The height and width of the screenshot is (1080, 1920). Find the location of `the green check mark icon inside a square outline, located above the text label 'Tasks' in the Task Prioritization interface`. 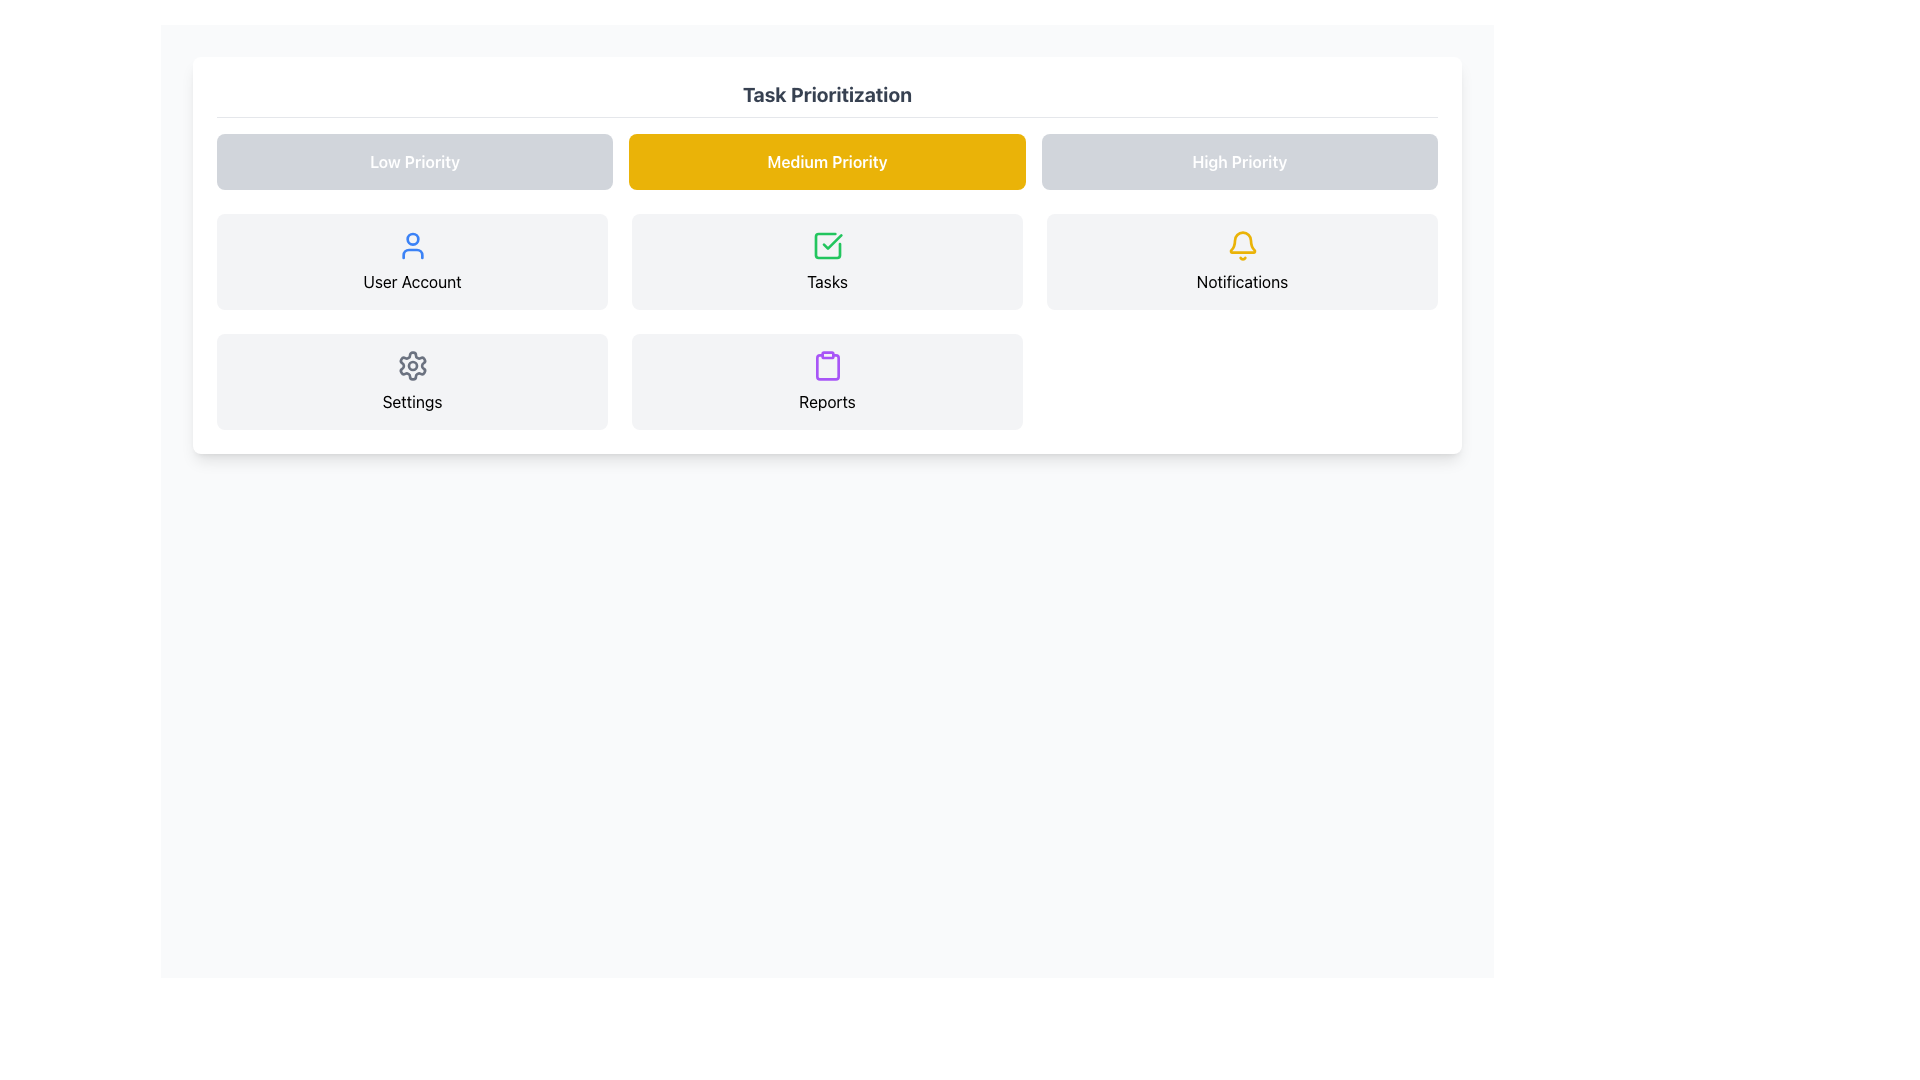

the green check mark icon inside a square outline, located above the text label 'Tasks' in the Task Prioritization interface is located at coordinates (827, 245).